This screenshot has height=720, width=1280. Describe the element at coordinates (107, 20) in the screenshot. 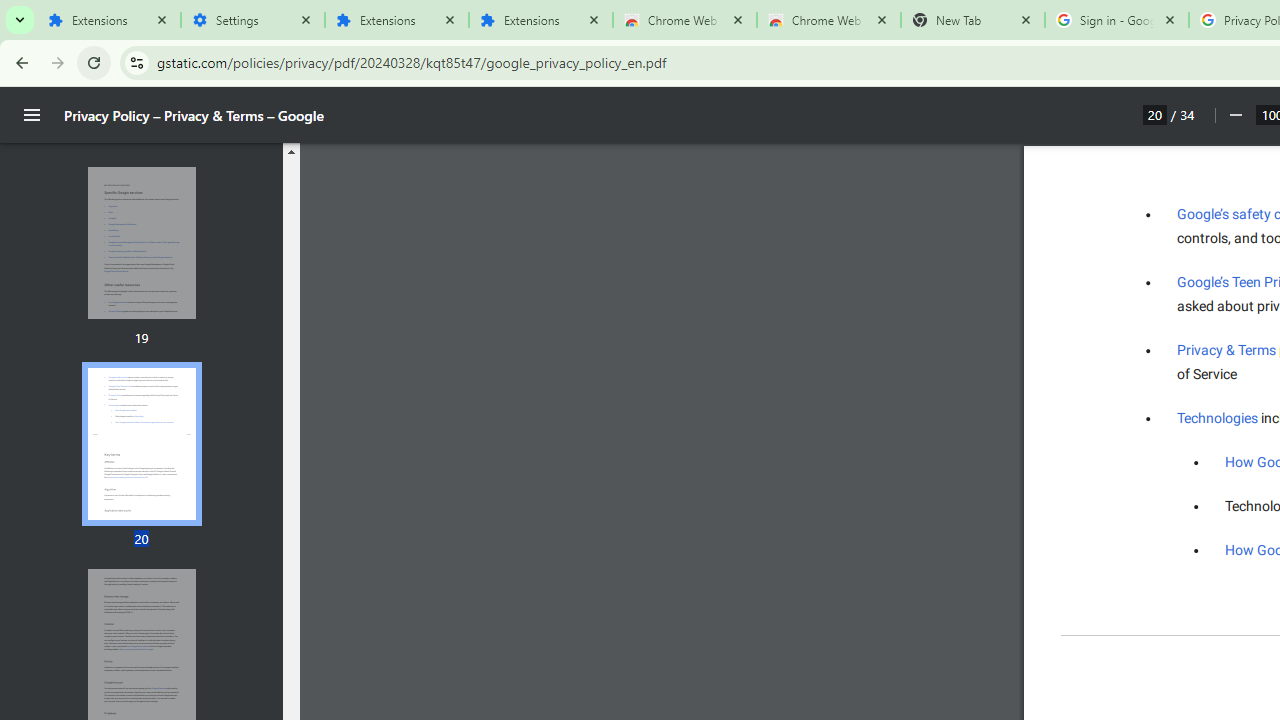

I see `'Extensions'` at that location.